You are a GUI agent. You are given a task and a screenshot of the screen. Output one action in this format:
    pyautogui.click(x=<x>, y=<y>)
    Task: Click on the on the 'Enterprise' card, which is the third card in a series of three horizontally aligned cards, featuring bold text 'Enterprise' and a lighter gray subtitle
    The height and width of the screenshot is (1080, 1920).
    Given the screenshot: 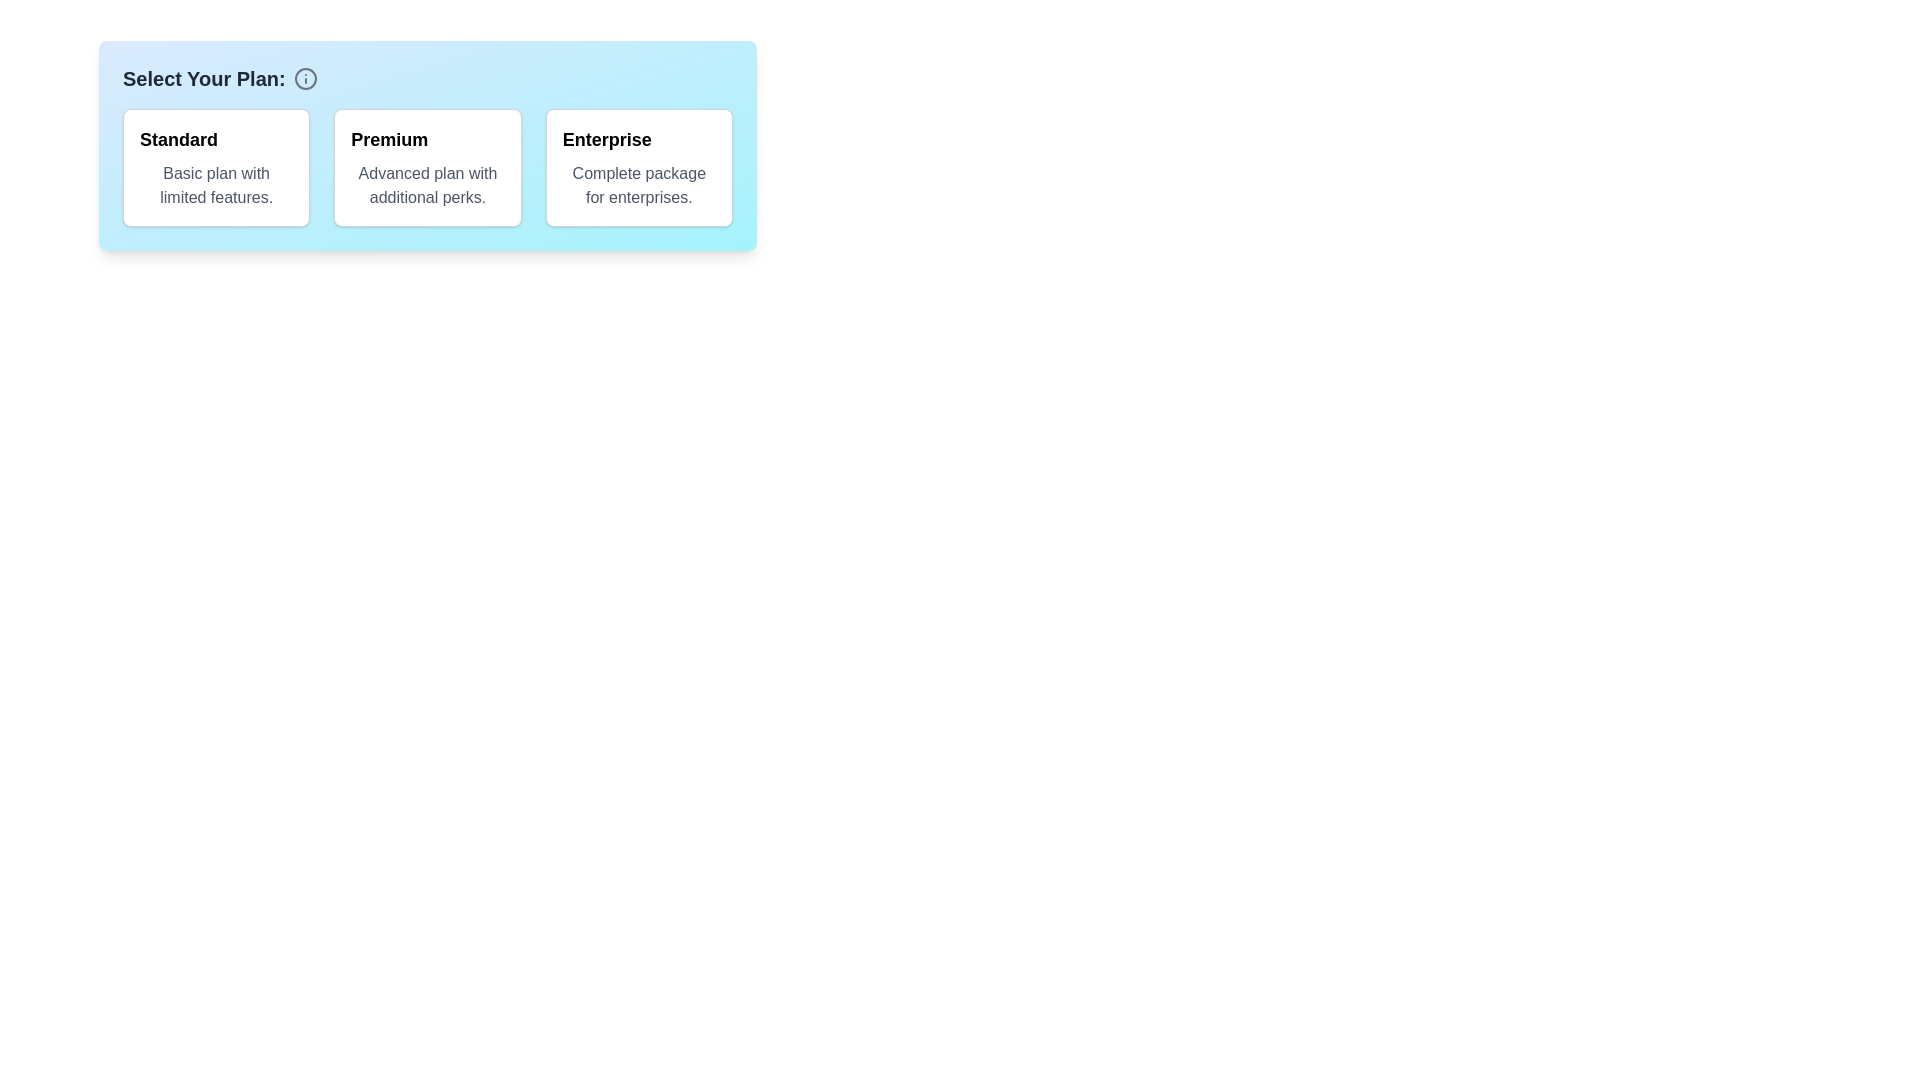 What is the action you would take?
    pyautogui.click(x=638, y=167)
    